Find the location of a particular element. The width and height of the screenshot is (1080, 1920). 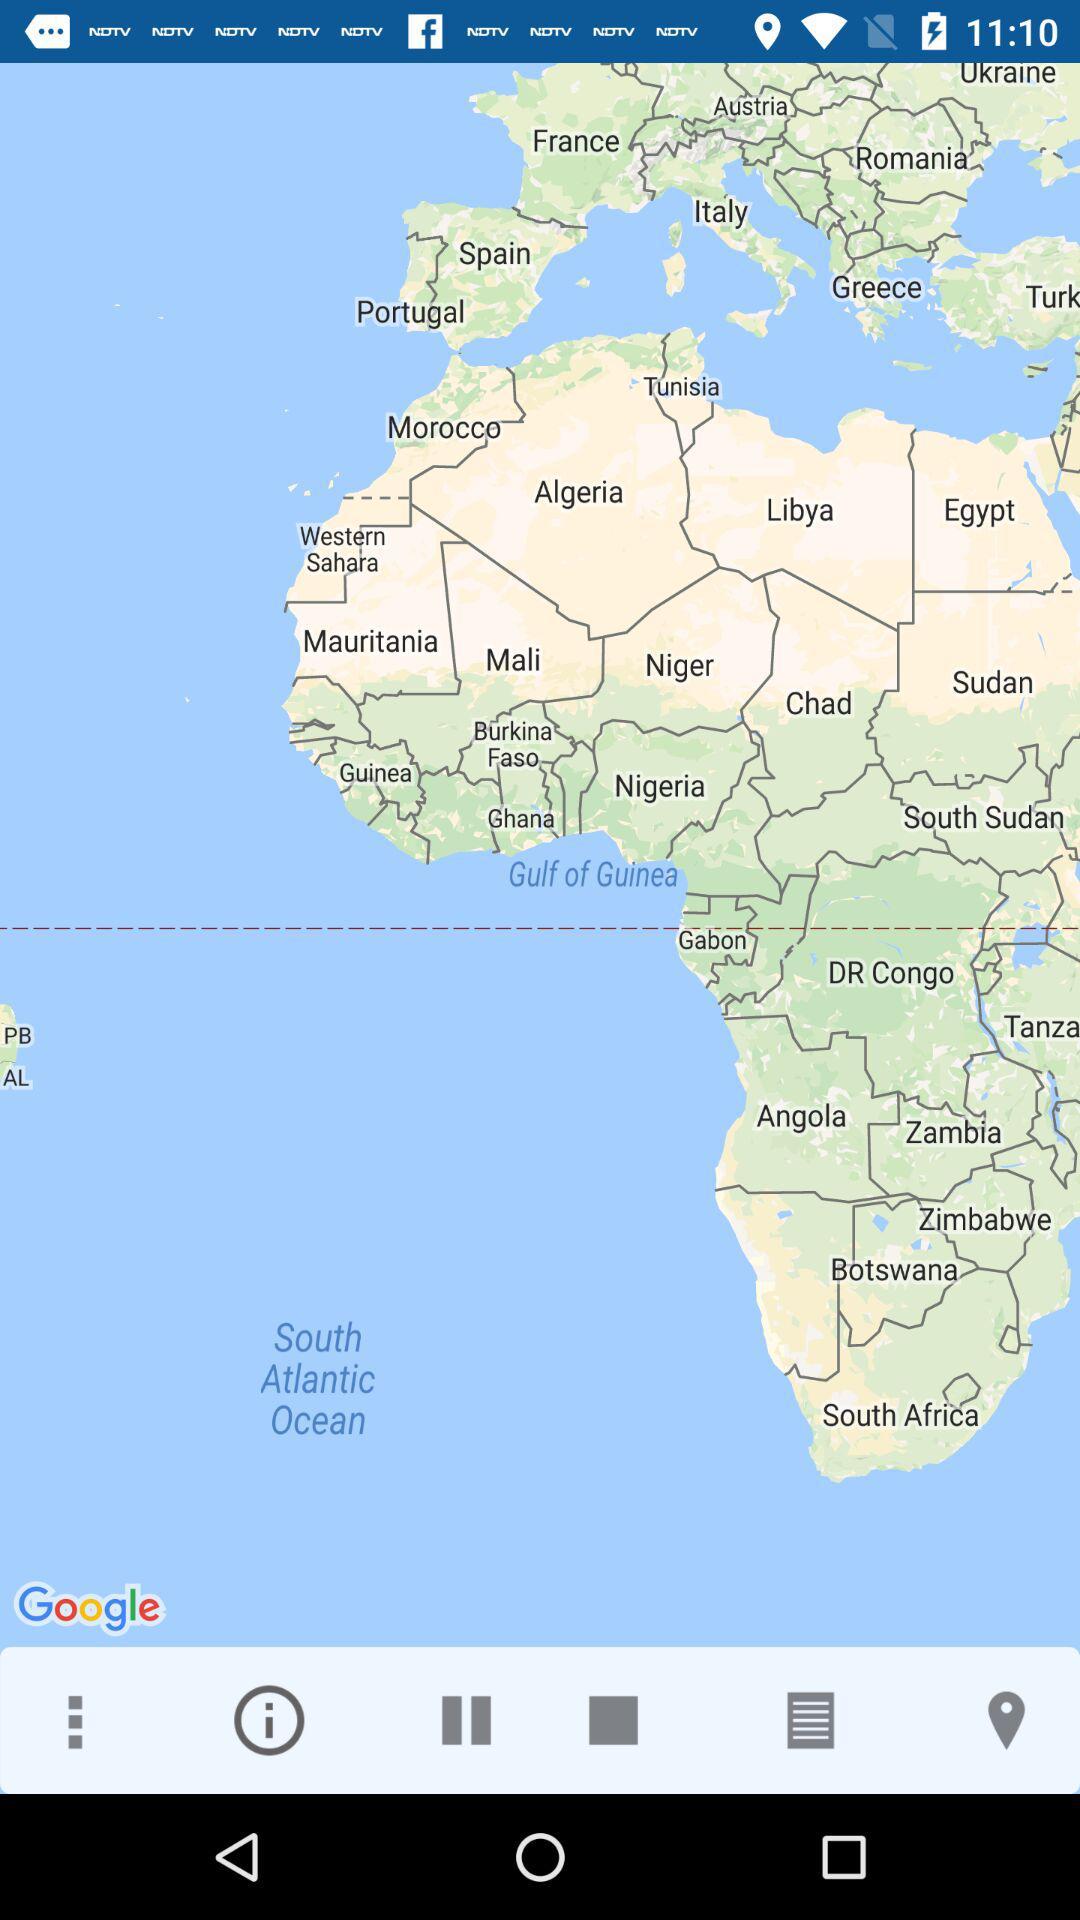

the info icon is located at coordinates (268, 1719).